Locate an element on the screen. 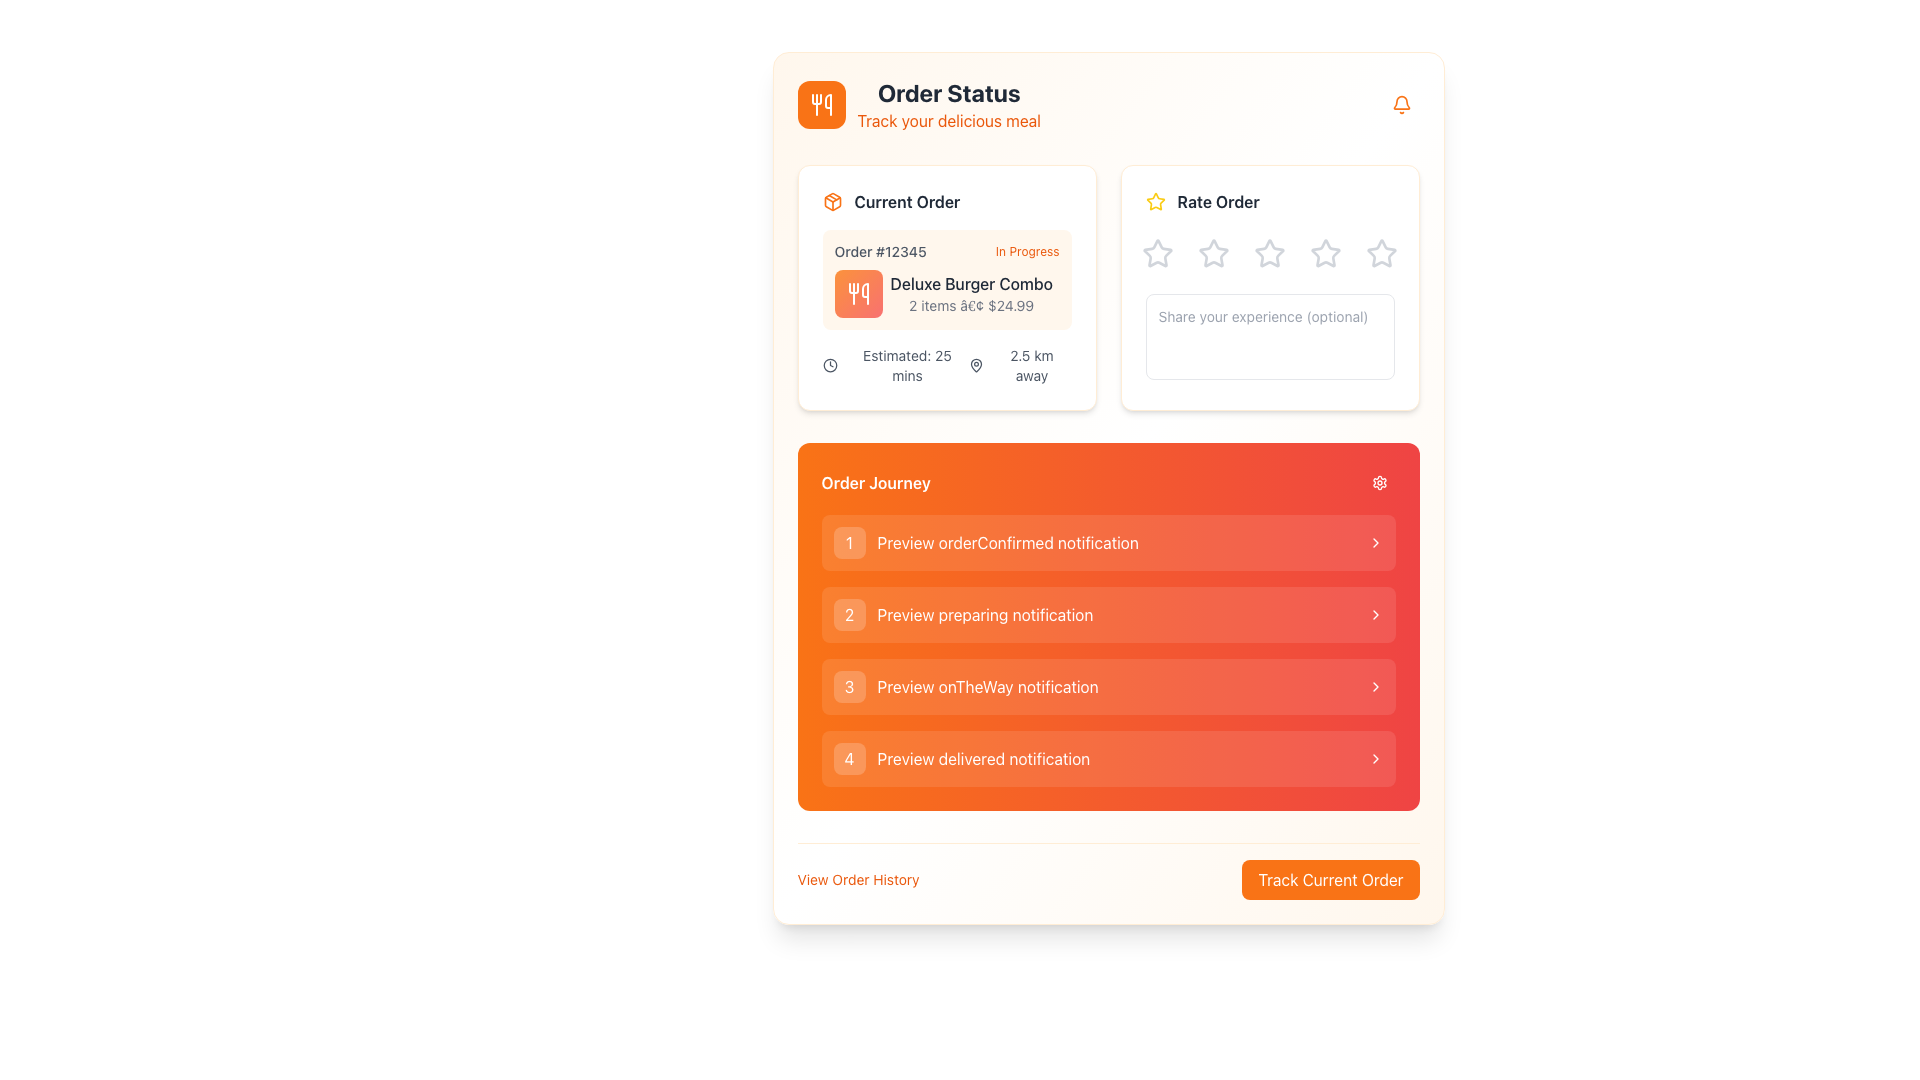 This screenshot has width=1920, height=1080. the fifth star icon in the 'Rate Order' section is located at coordinates (1381, 253).